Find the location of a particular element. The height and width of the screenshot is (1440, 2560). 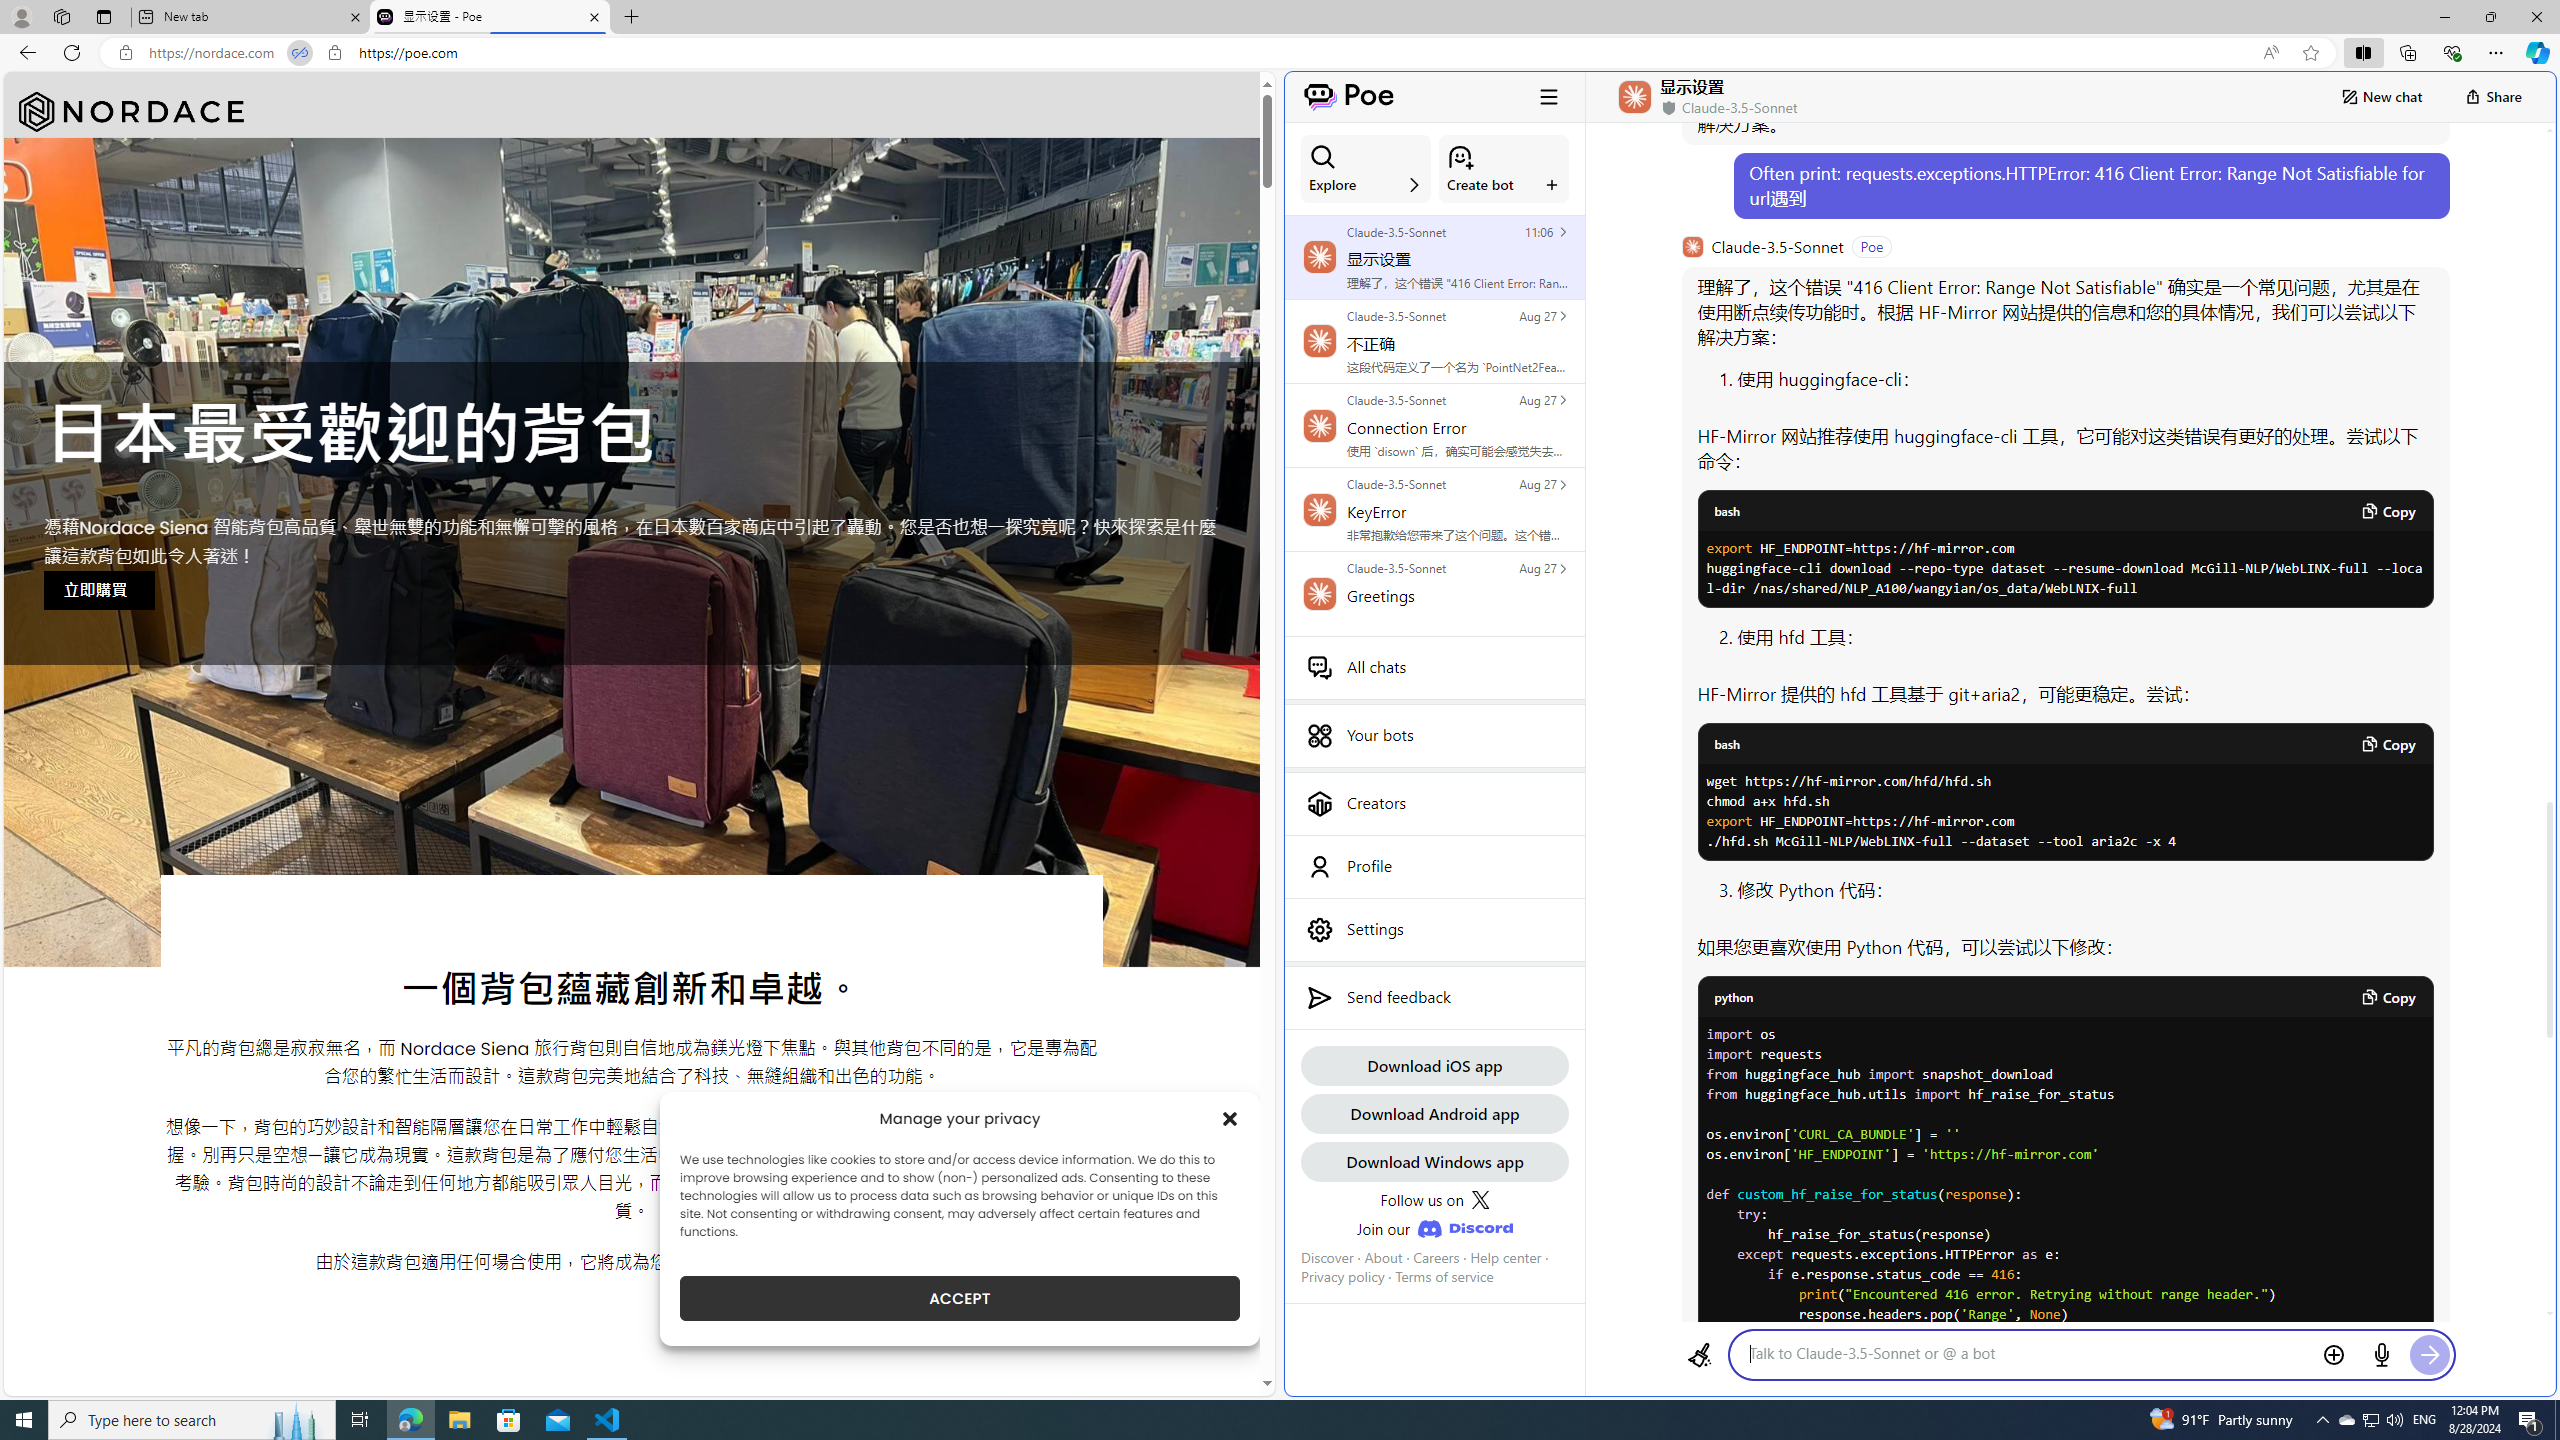

'Creators' is located at coordinates (1434, 803).